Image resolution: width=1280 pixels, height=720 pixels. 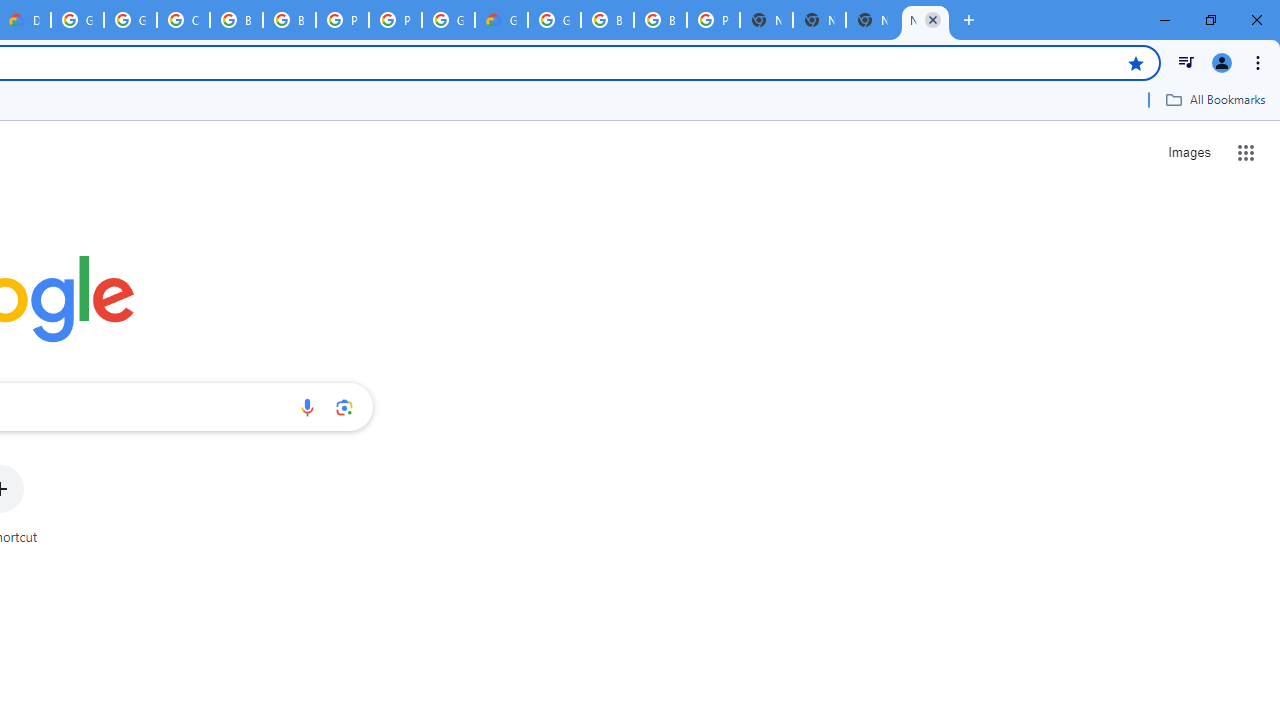 I want to click on 'Browse Chrome as a guest - Computer - Google Chrome Help', so click(x=236, y=20).